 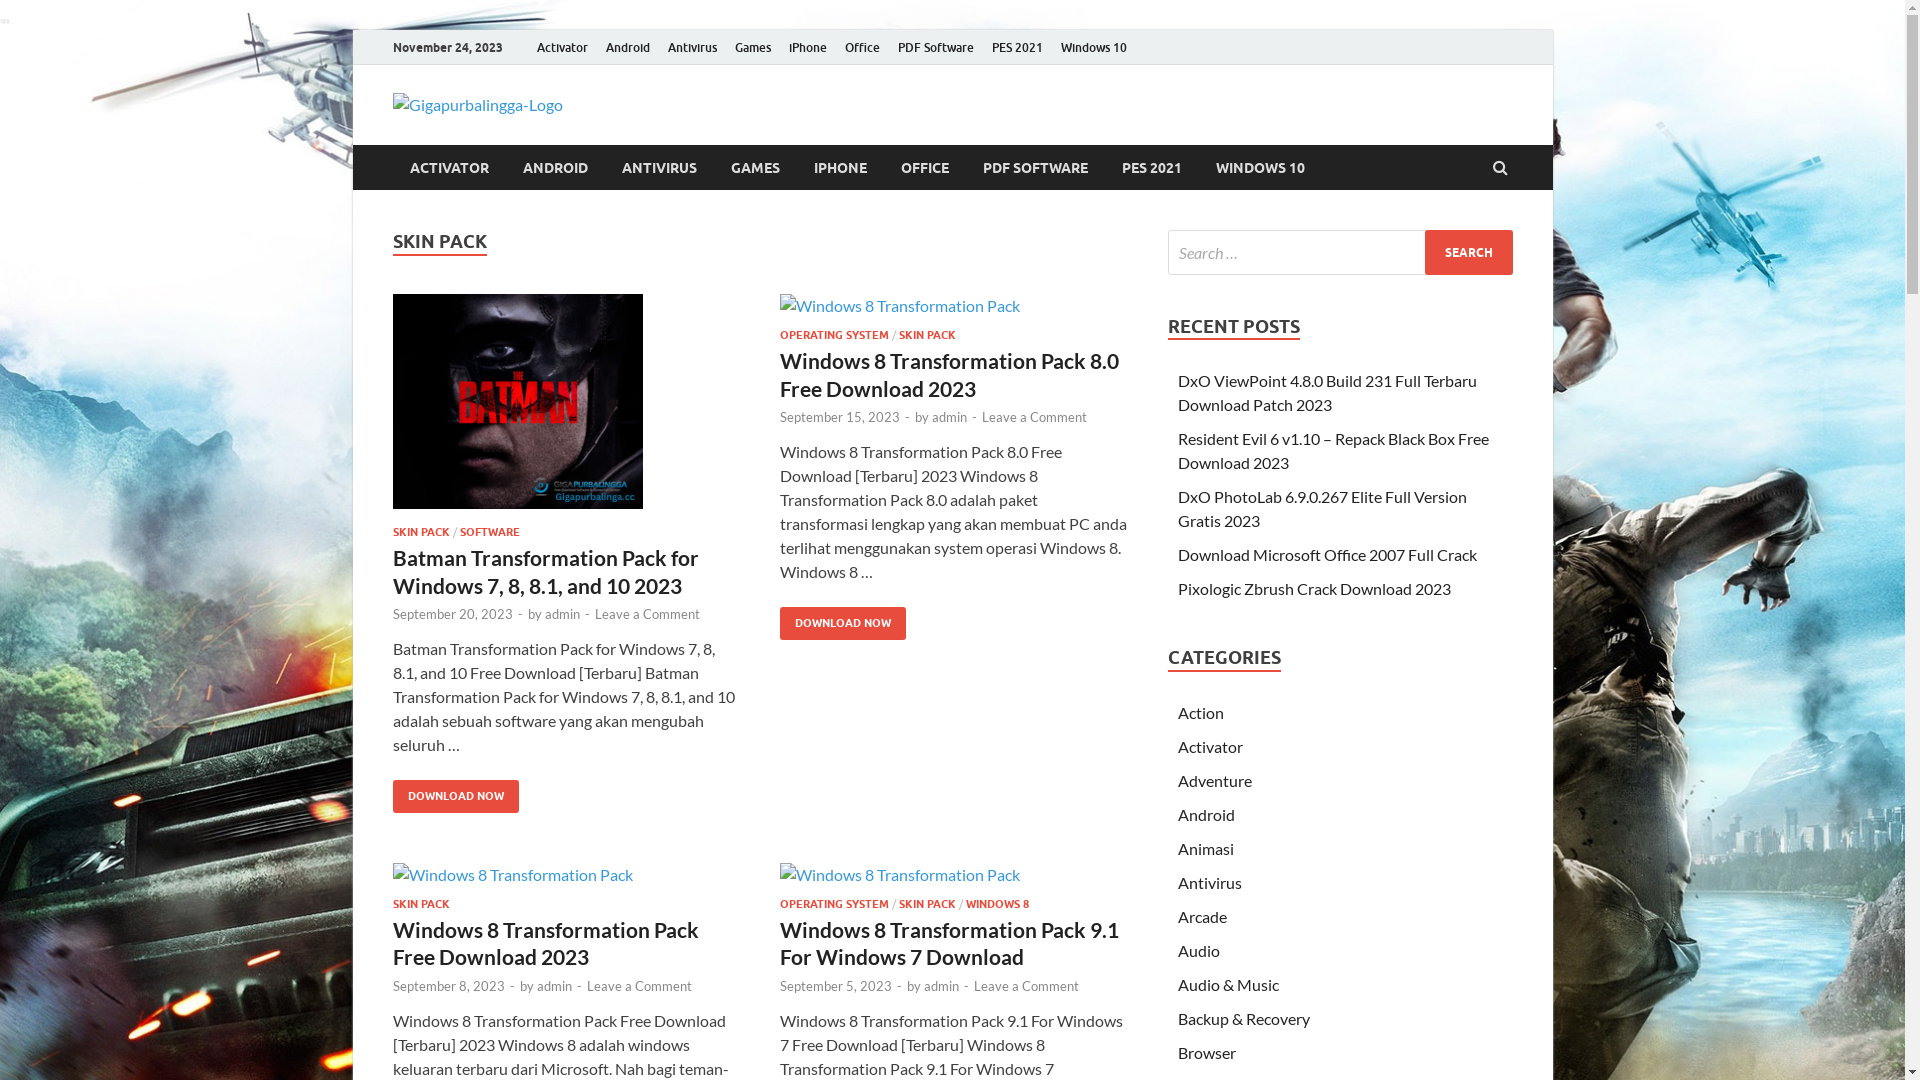 I want to click on 'Leave a Comment', so click(x=646, y=612).